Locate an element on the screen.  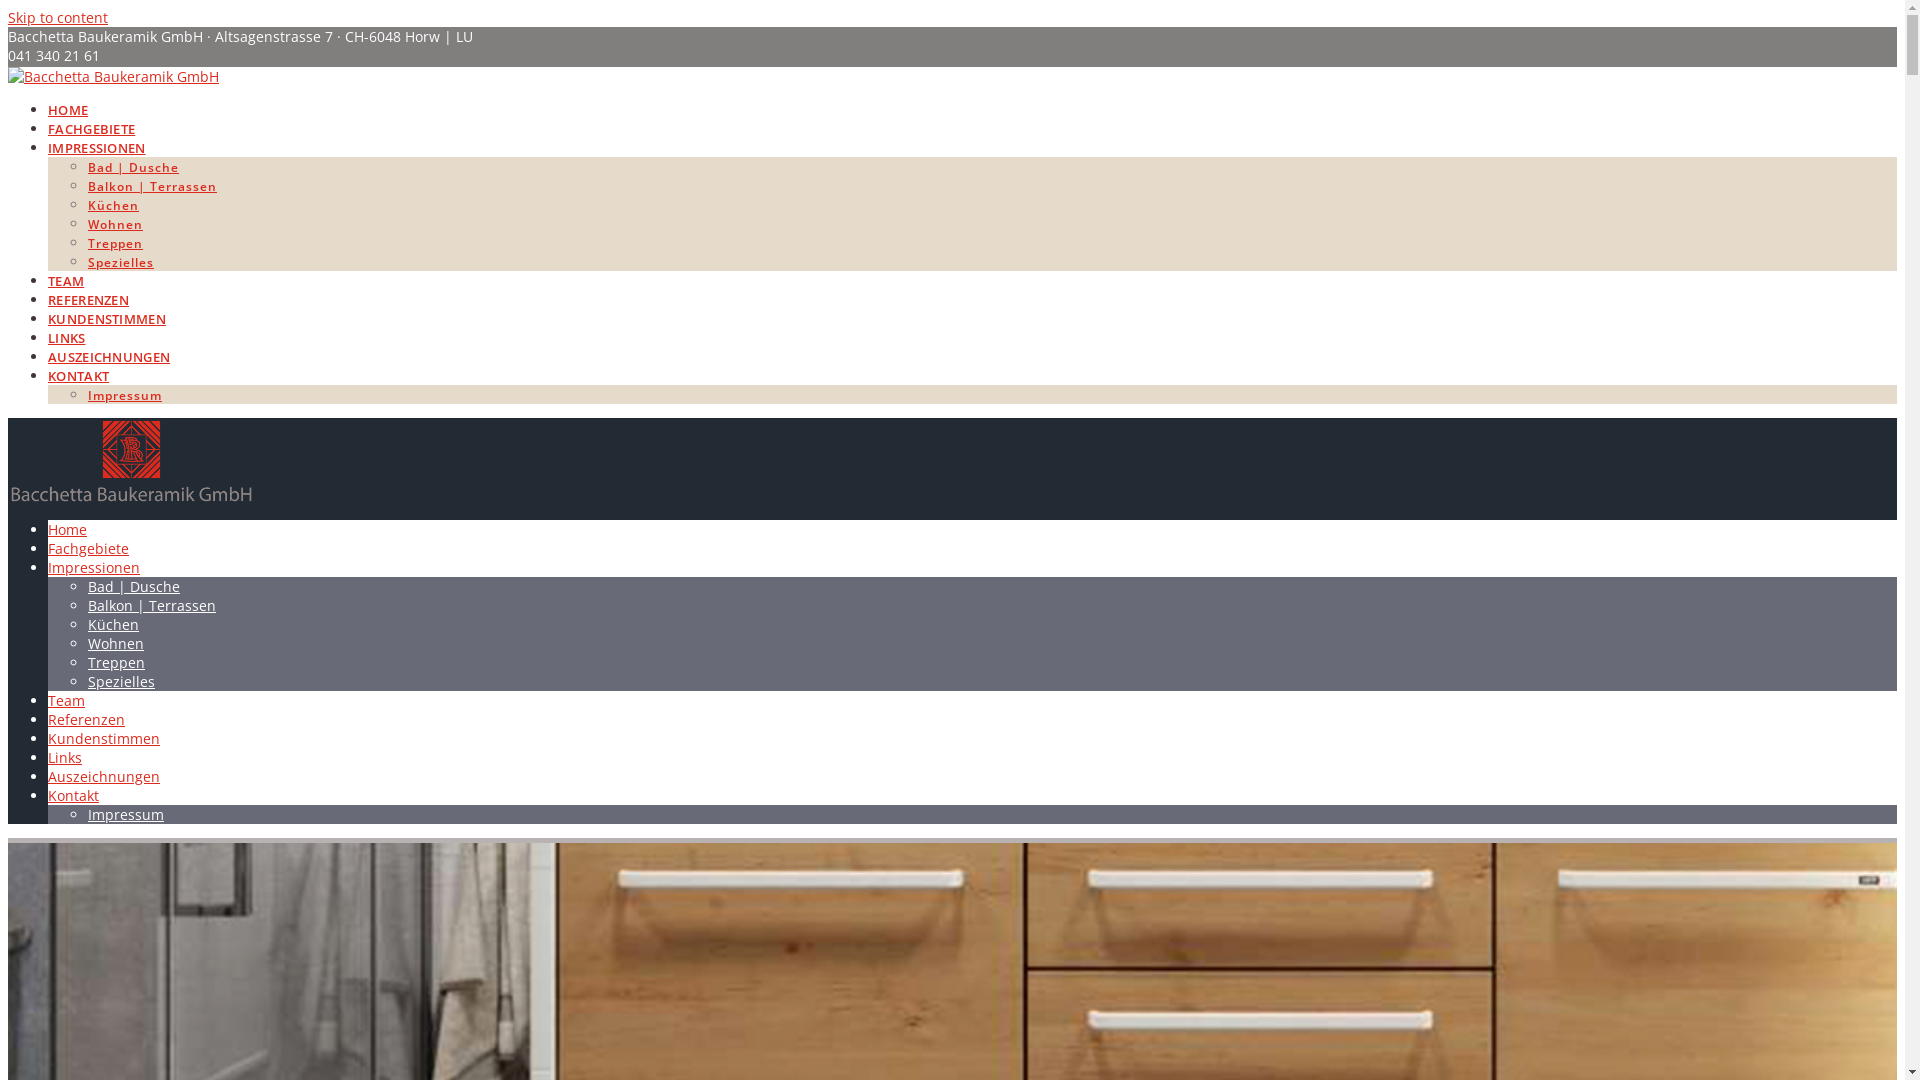
'Fachgebiete' is located at coordinates (87, 548).